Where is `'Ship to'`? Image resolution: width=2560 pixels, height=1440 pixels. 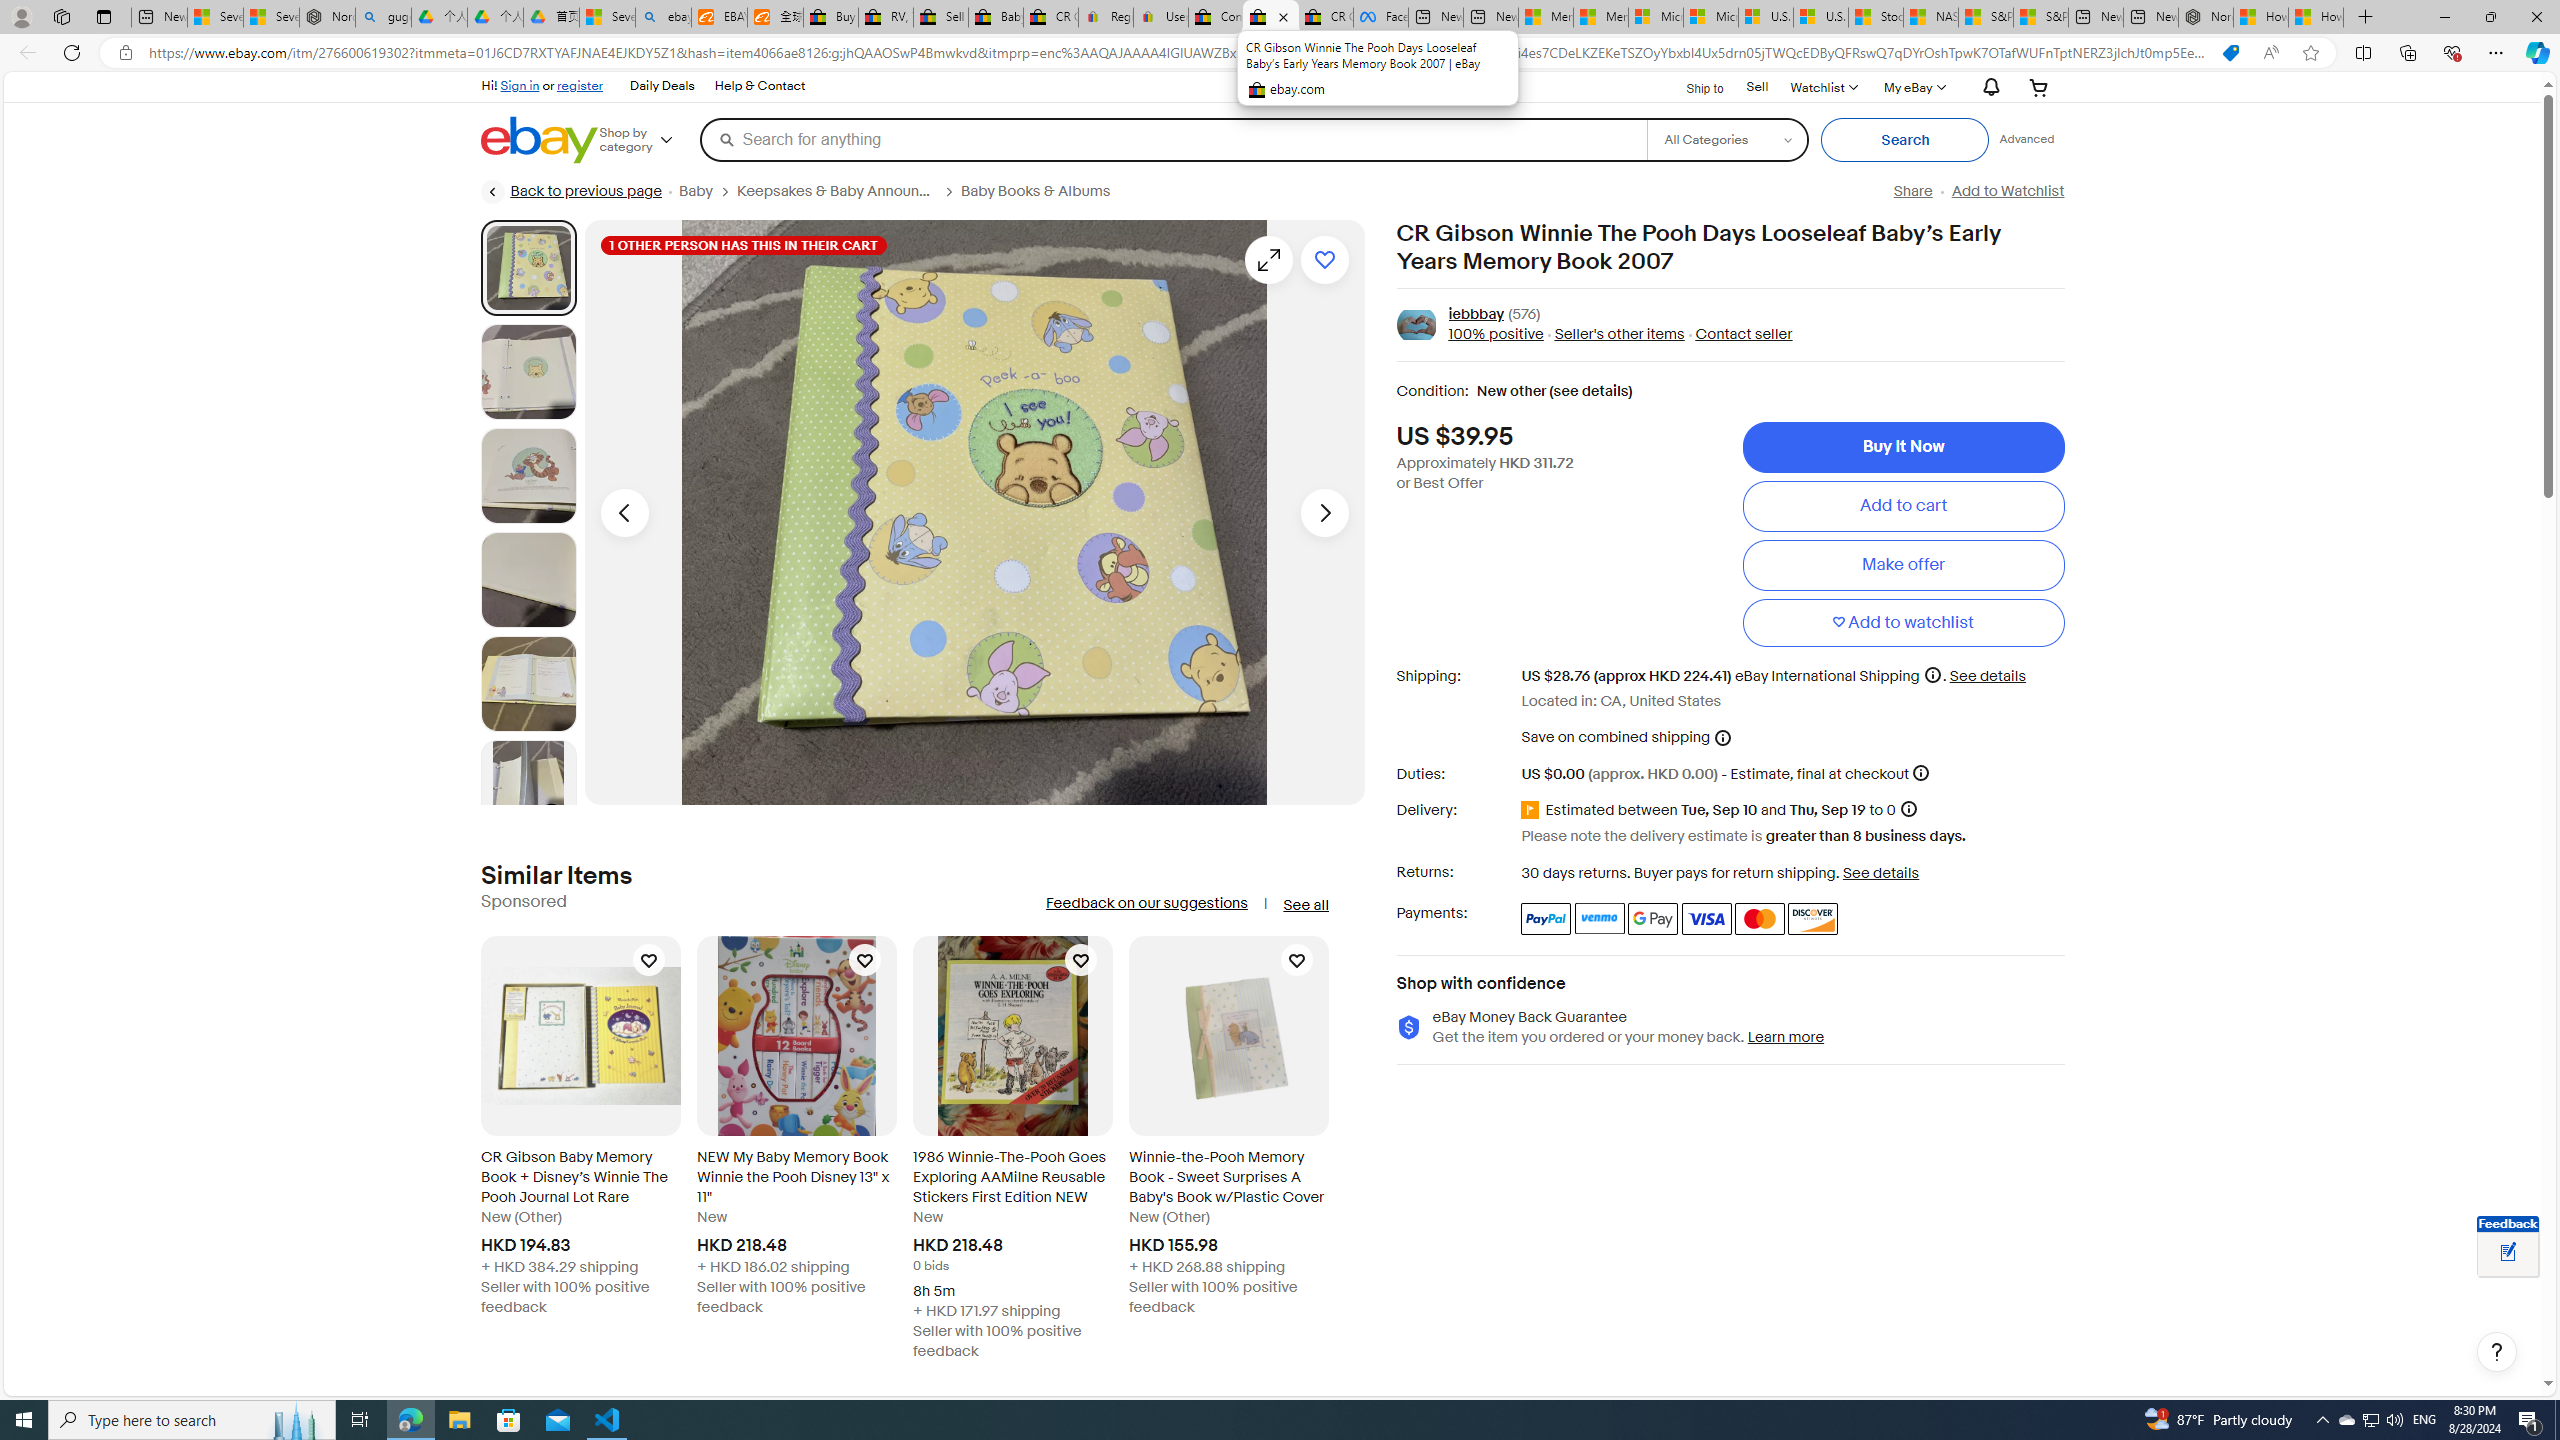 'Ship to' is located at coordinates (1691, 85).